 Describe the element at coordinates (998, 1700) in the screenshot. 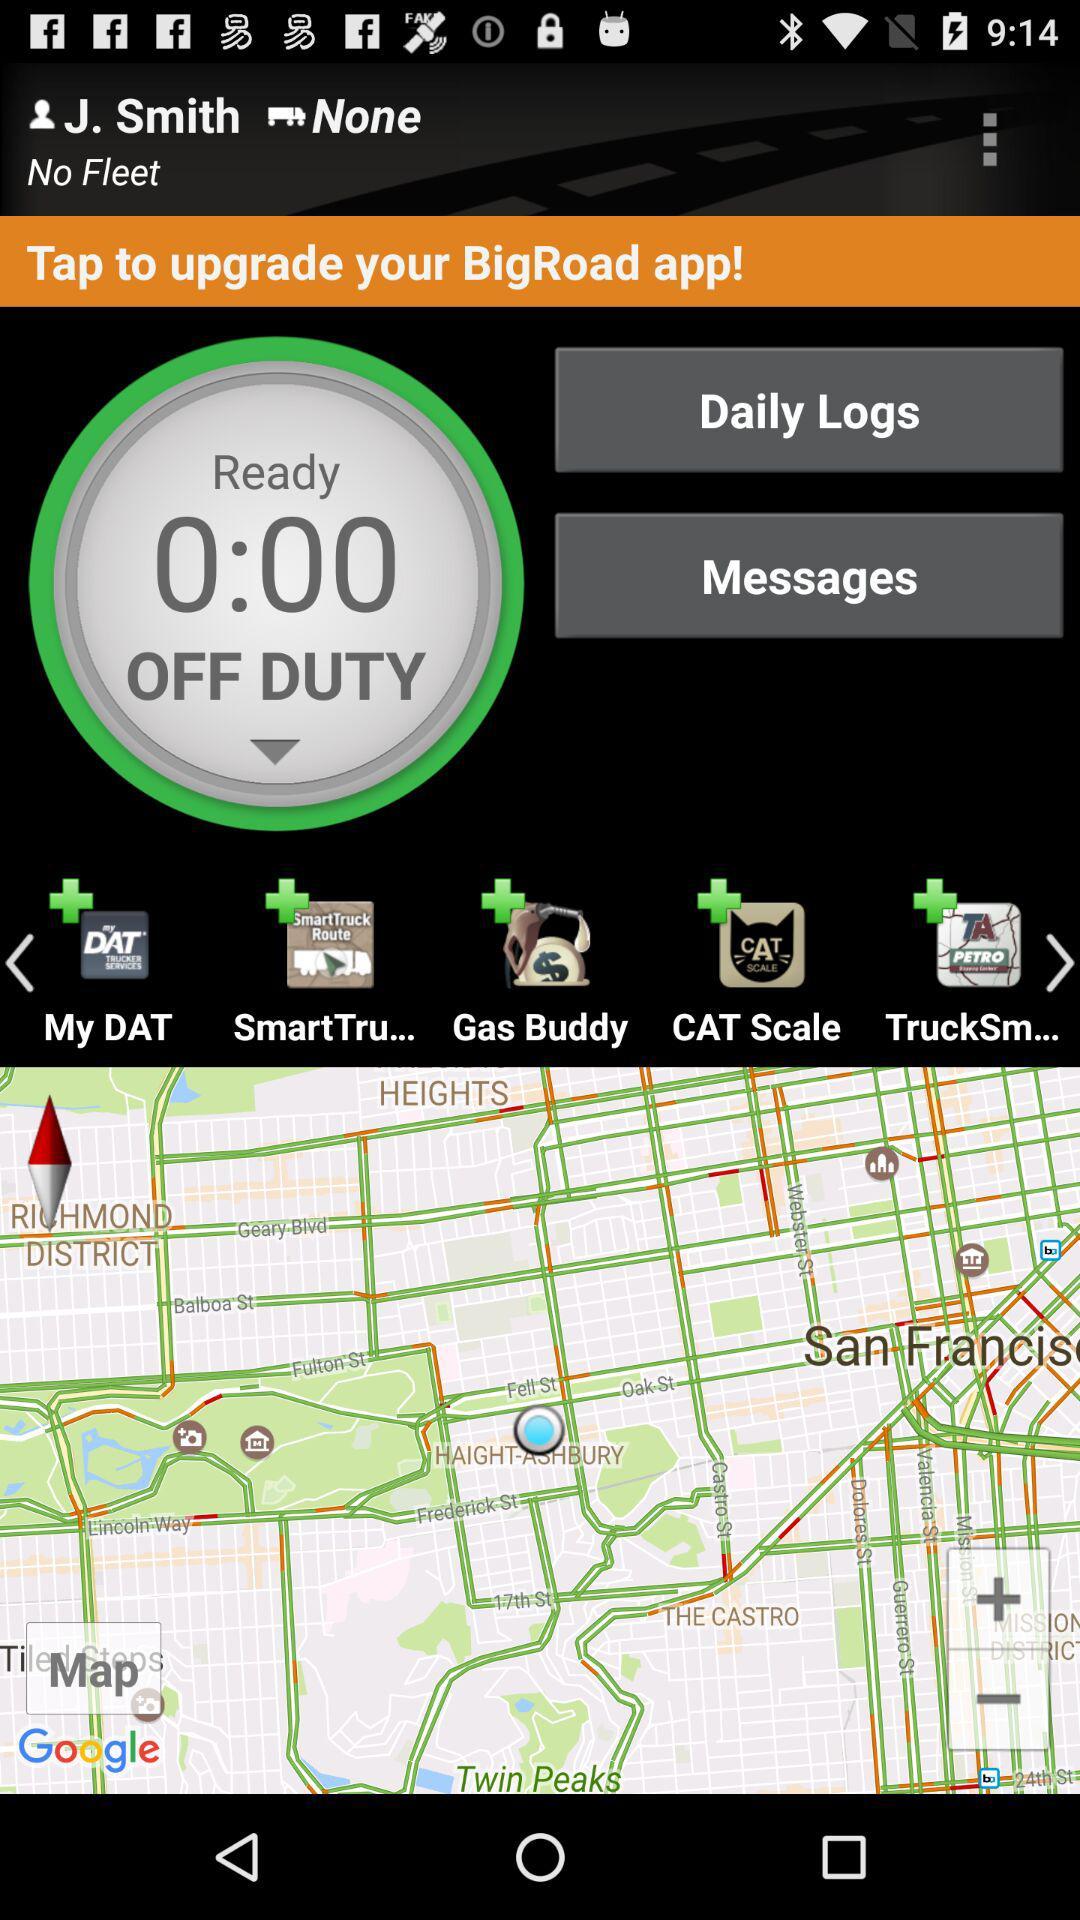

I see `zoom out option` at that location.